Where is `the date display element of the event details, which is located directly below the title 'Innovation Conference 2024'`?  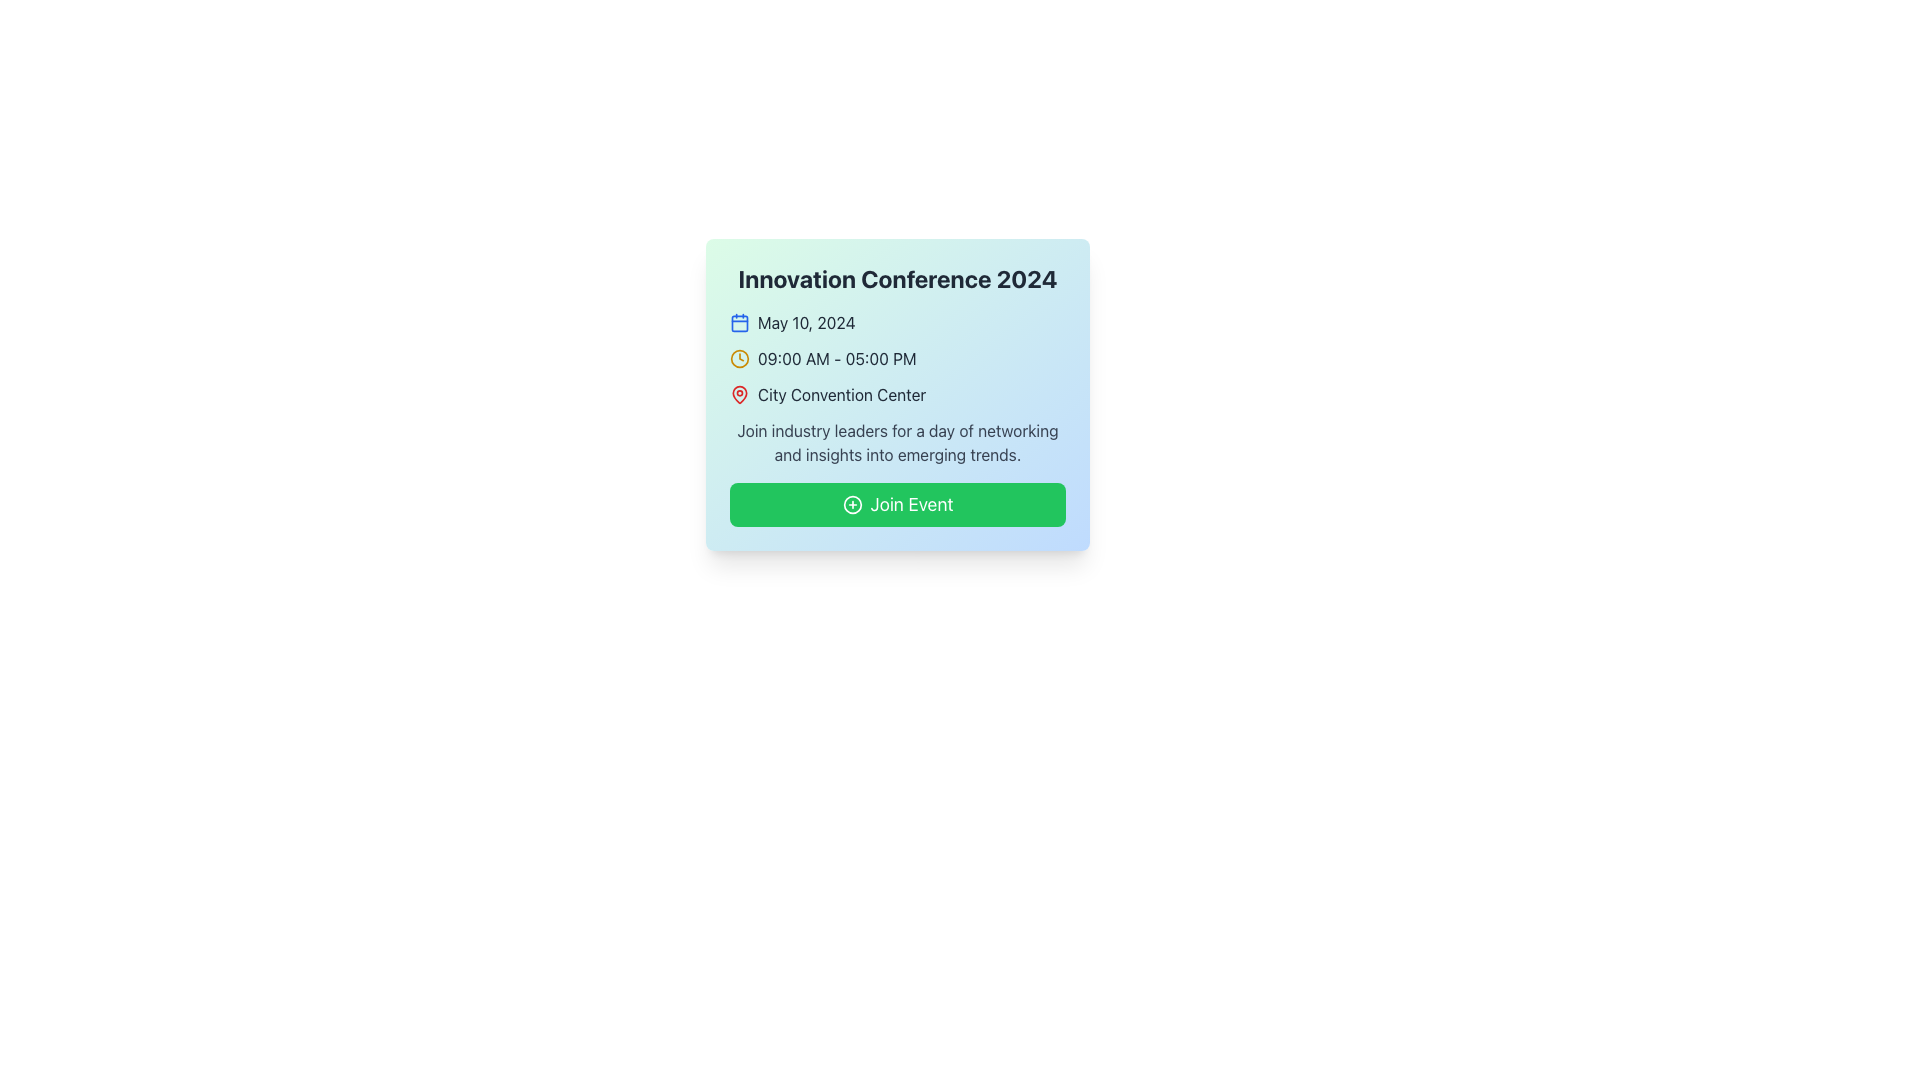 the date display element of the event details, which is located directly below the title 'Innovation Conference 2024' is located at coordinates (896, 322).